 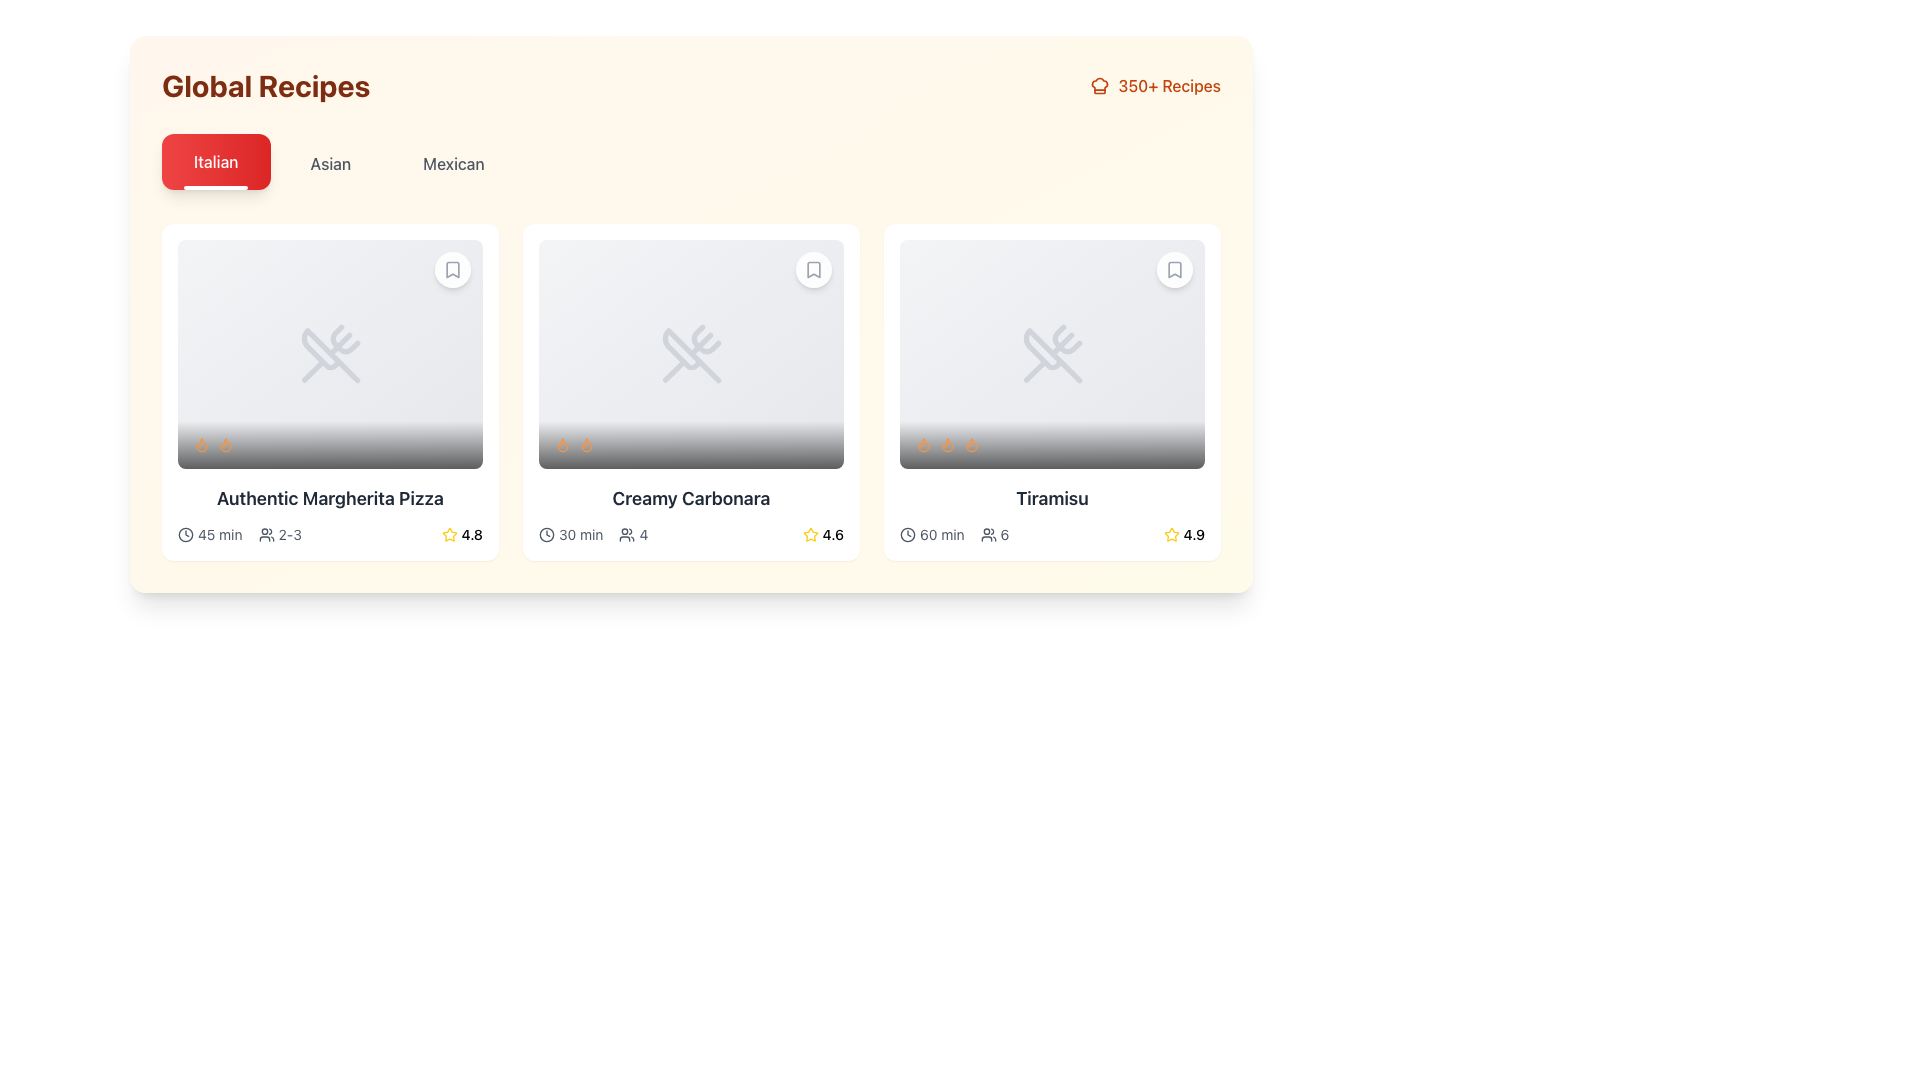 I want to click on the flame icon with an orange outline located beneath the image on the Tiramisu recipe card, which is the third in a series of similar icons, so click(x=971, y=442).